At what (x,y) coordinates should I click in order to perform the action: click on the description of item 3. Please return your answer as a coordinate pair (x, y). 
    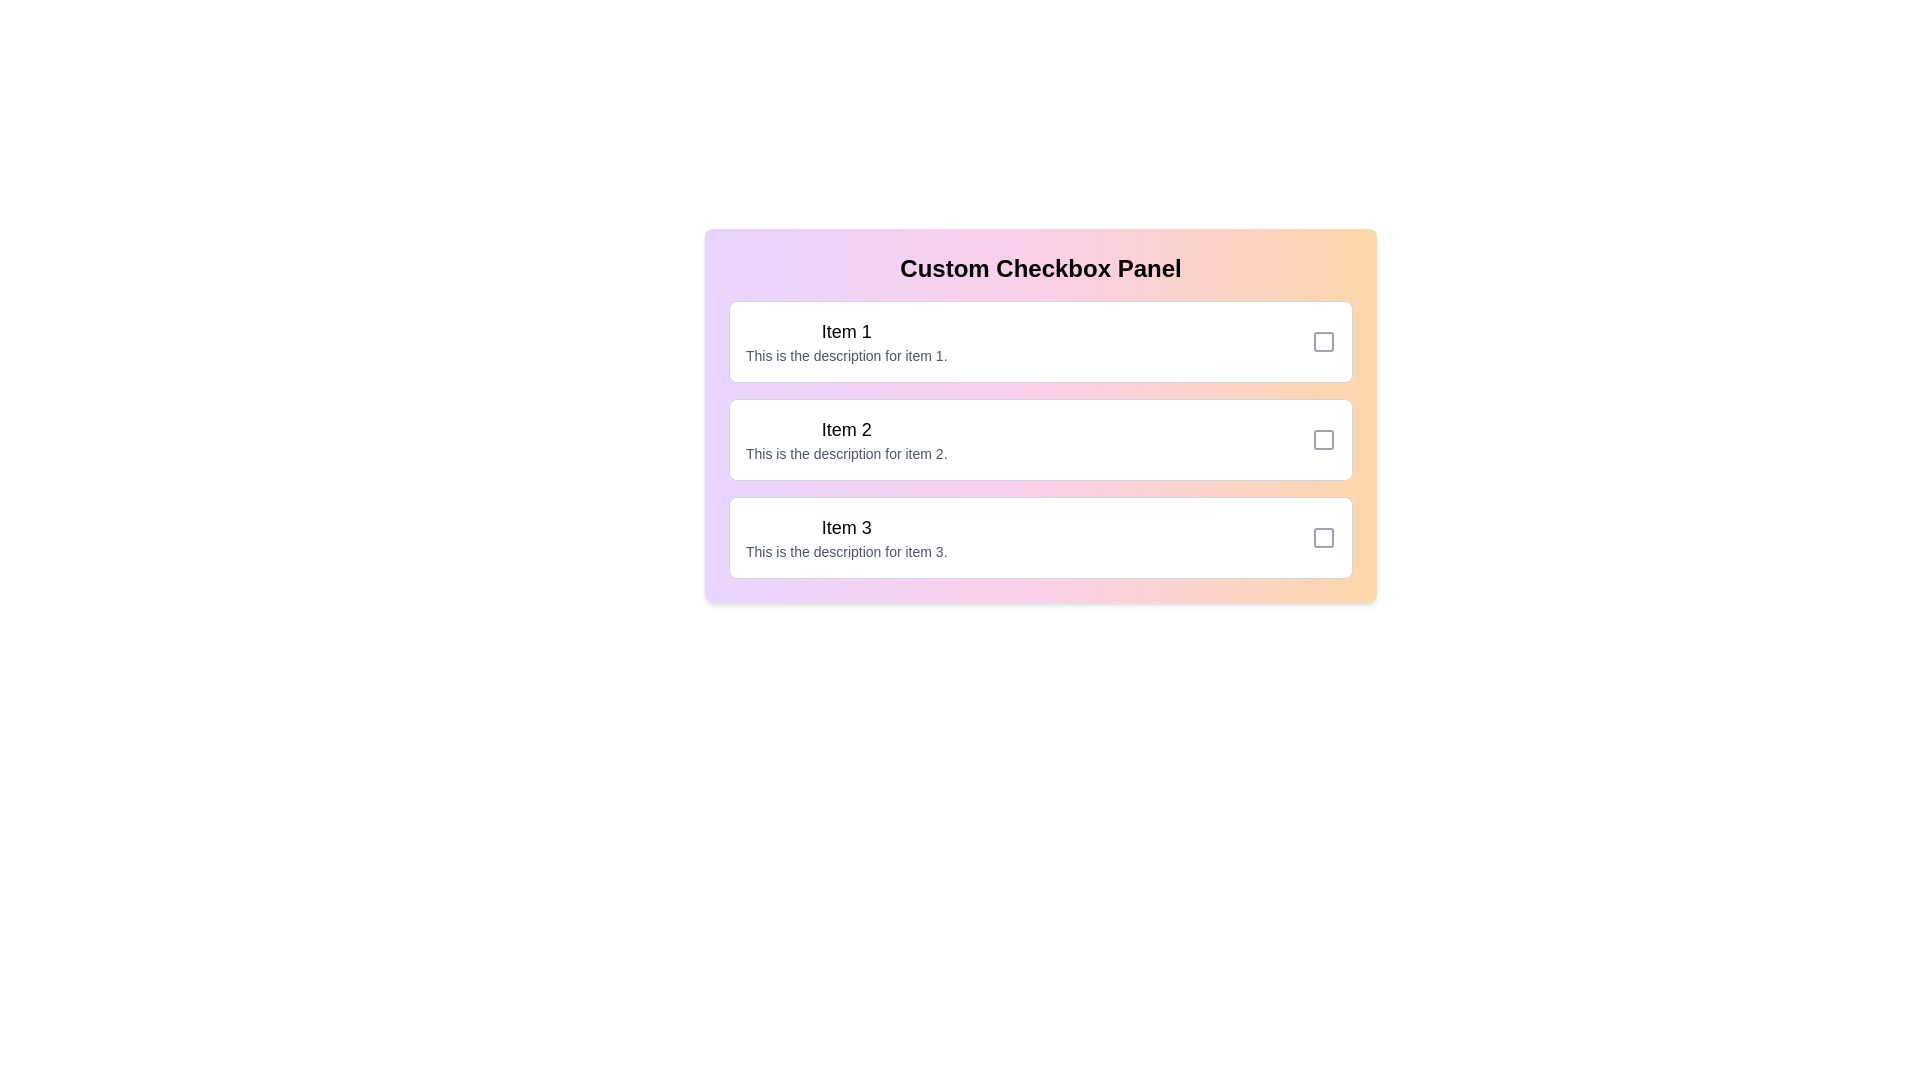
    Looking at the image, I should click on (846, 551).